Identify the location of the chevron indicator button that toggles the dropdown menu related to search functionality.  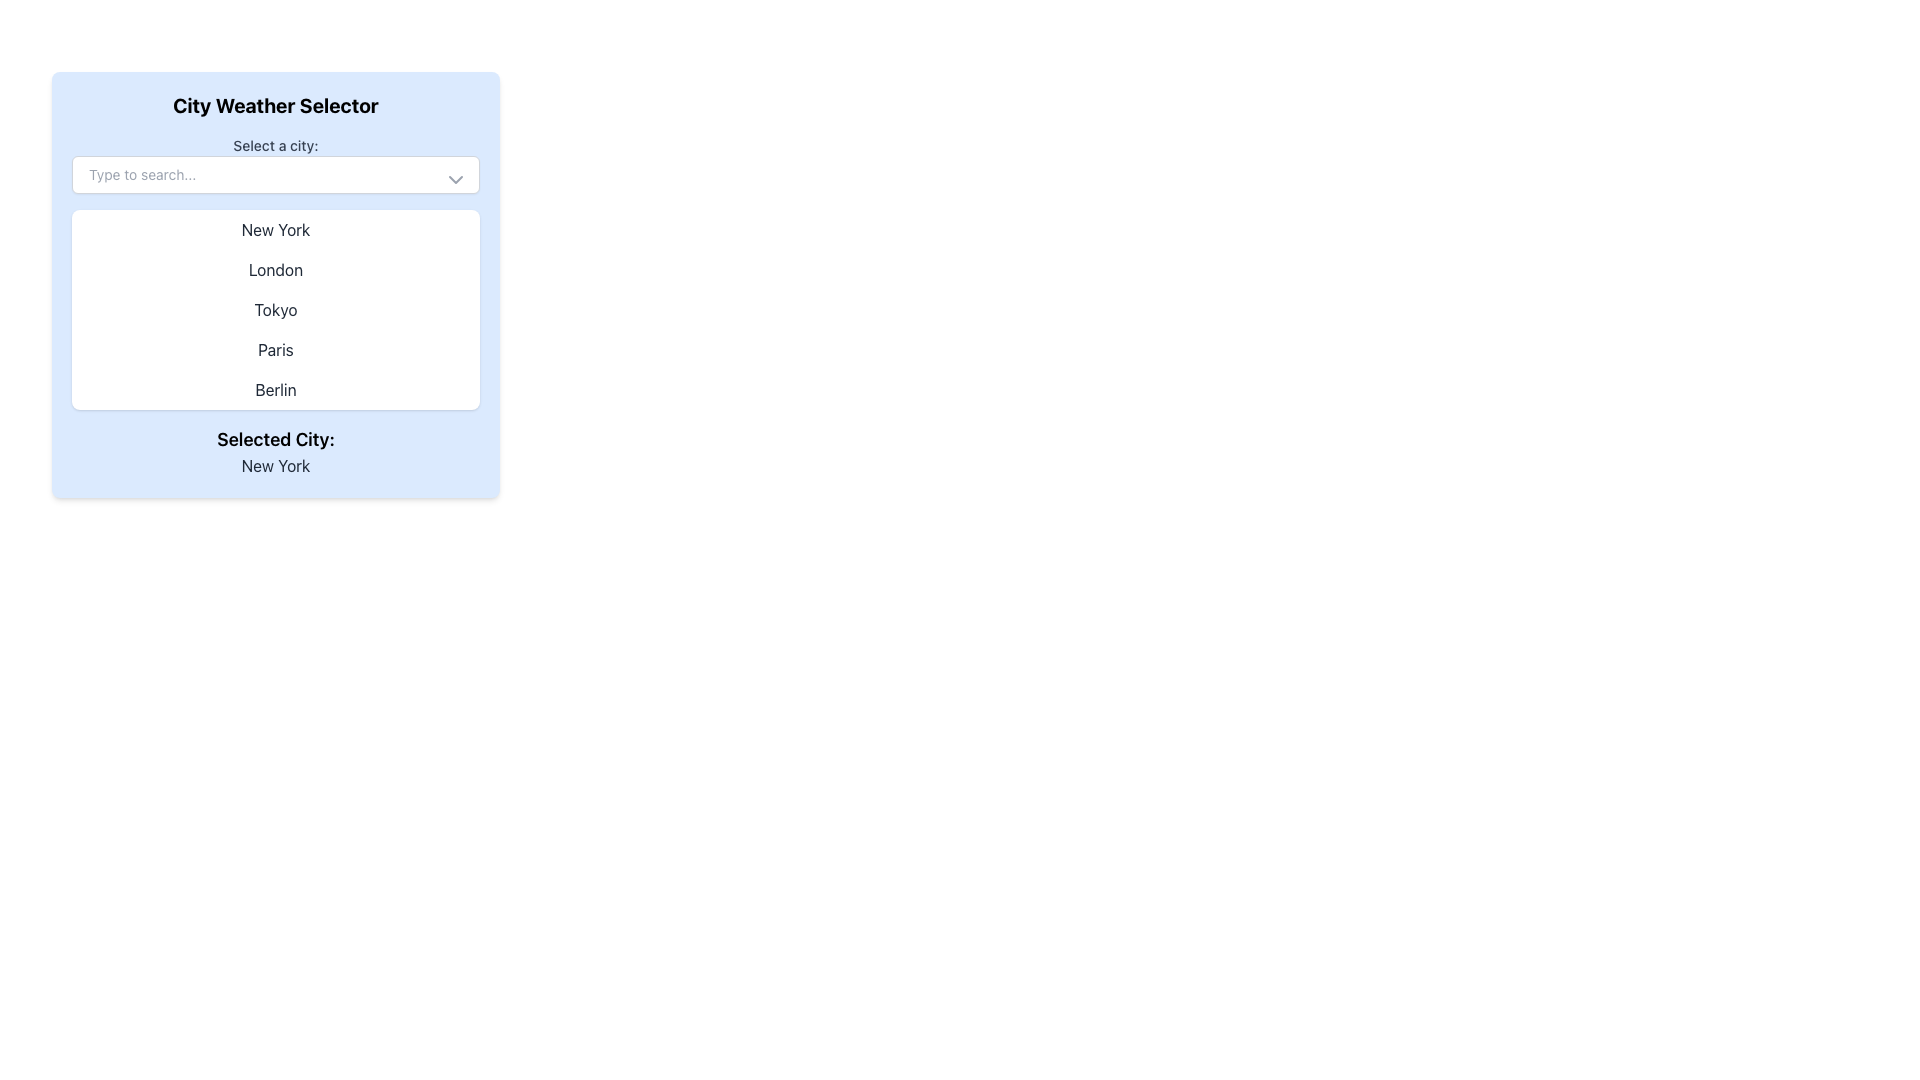
(455, 180).